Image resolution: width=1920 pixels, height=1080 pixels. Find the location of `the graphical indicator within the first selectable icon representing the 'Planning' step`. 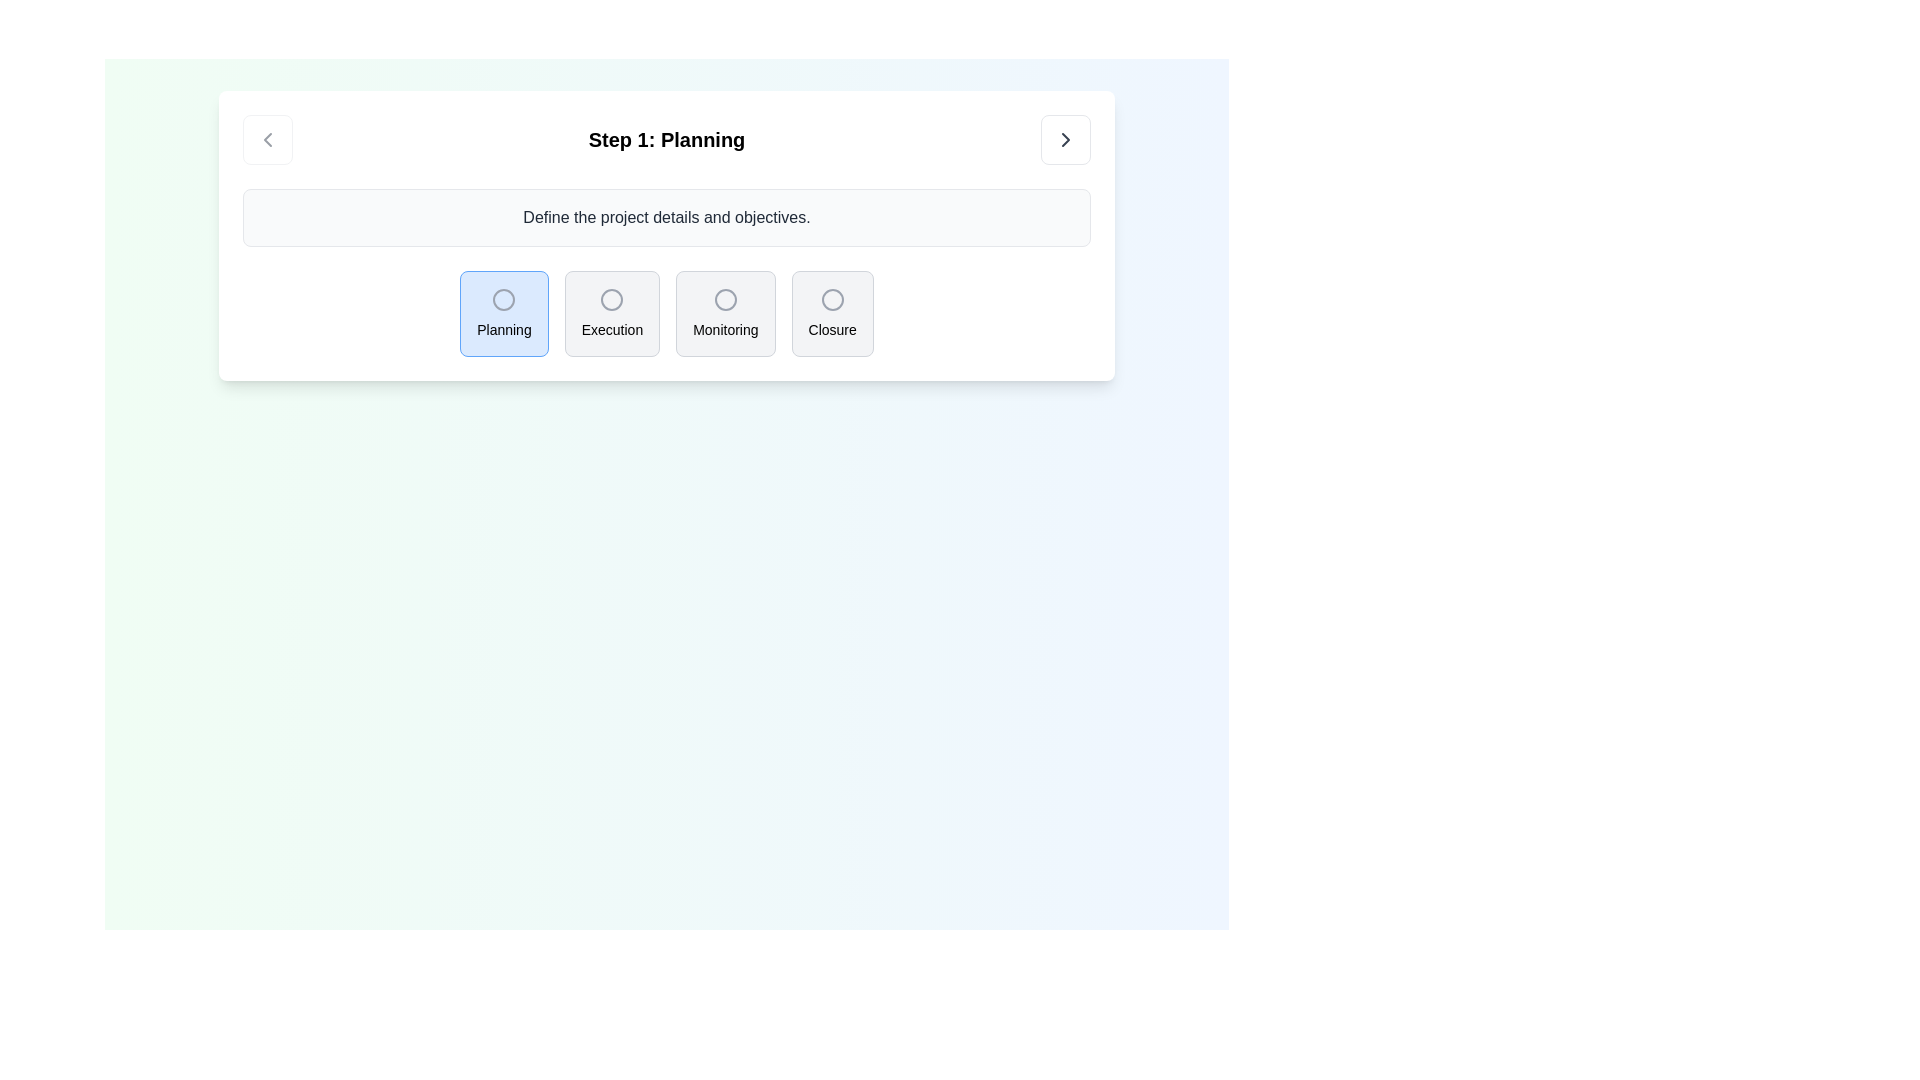

the graphical indicator within the first selectable icon representing the 'Planning' step is located at coordinates (504, 300).